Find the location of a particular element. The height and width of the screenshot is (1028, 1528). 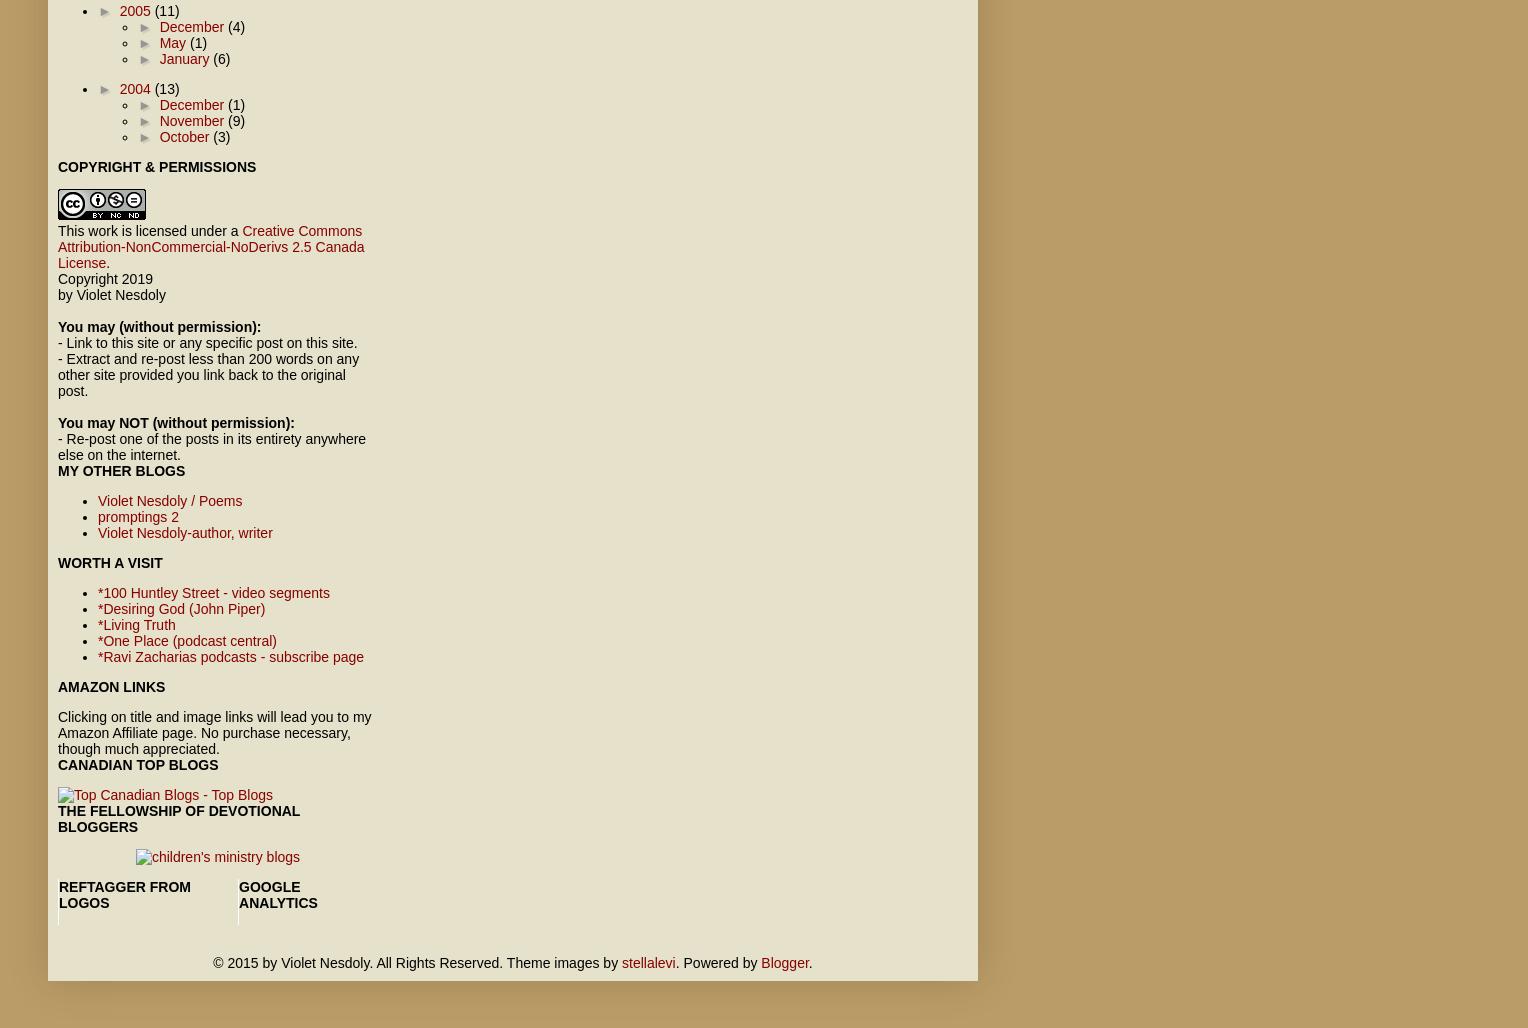

'Violet Nesdoly-author, writer' is located at coordinates (185, 533).